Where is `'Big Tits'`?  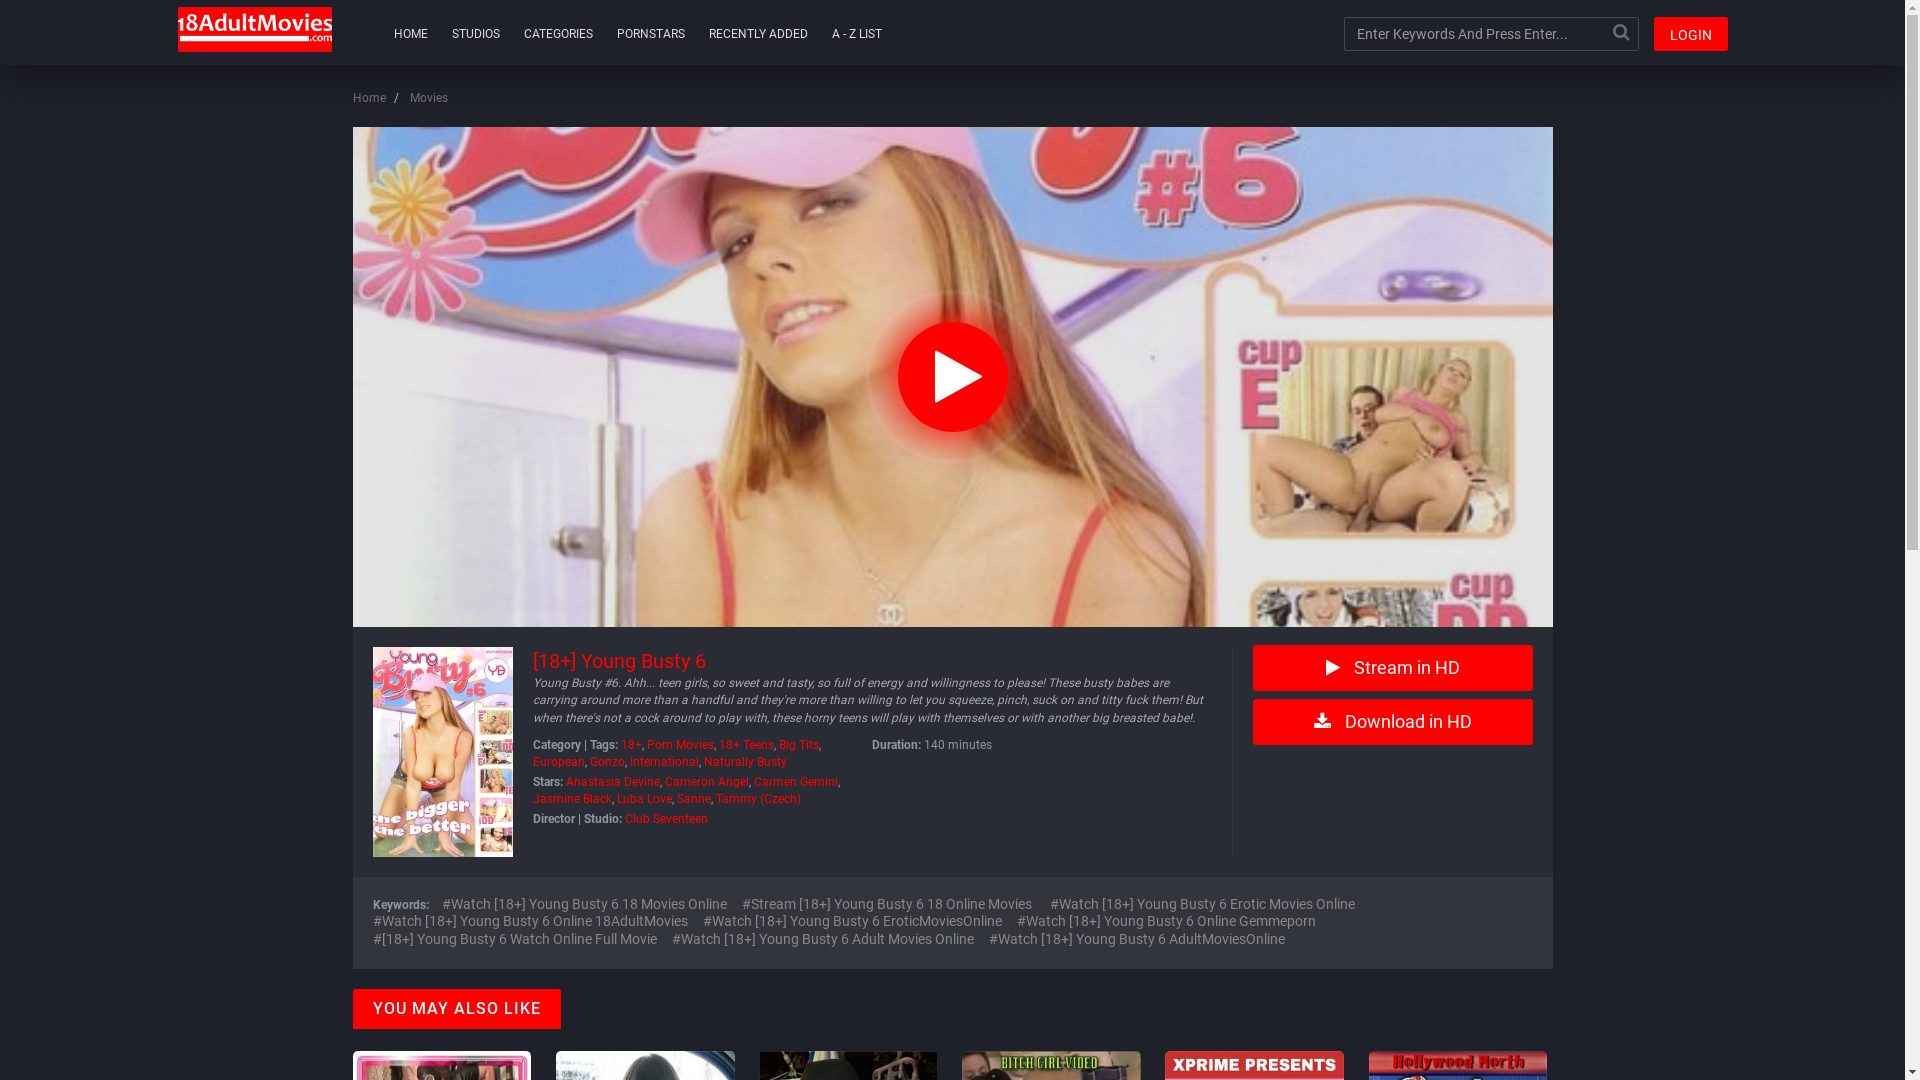 'Big Tits' is located at coordinates (776, 744).